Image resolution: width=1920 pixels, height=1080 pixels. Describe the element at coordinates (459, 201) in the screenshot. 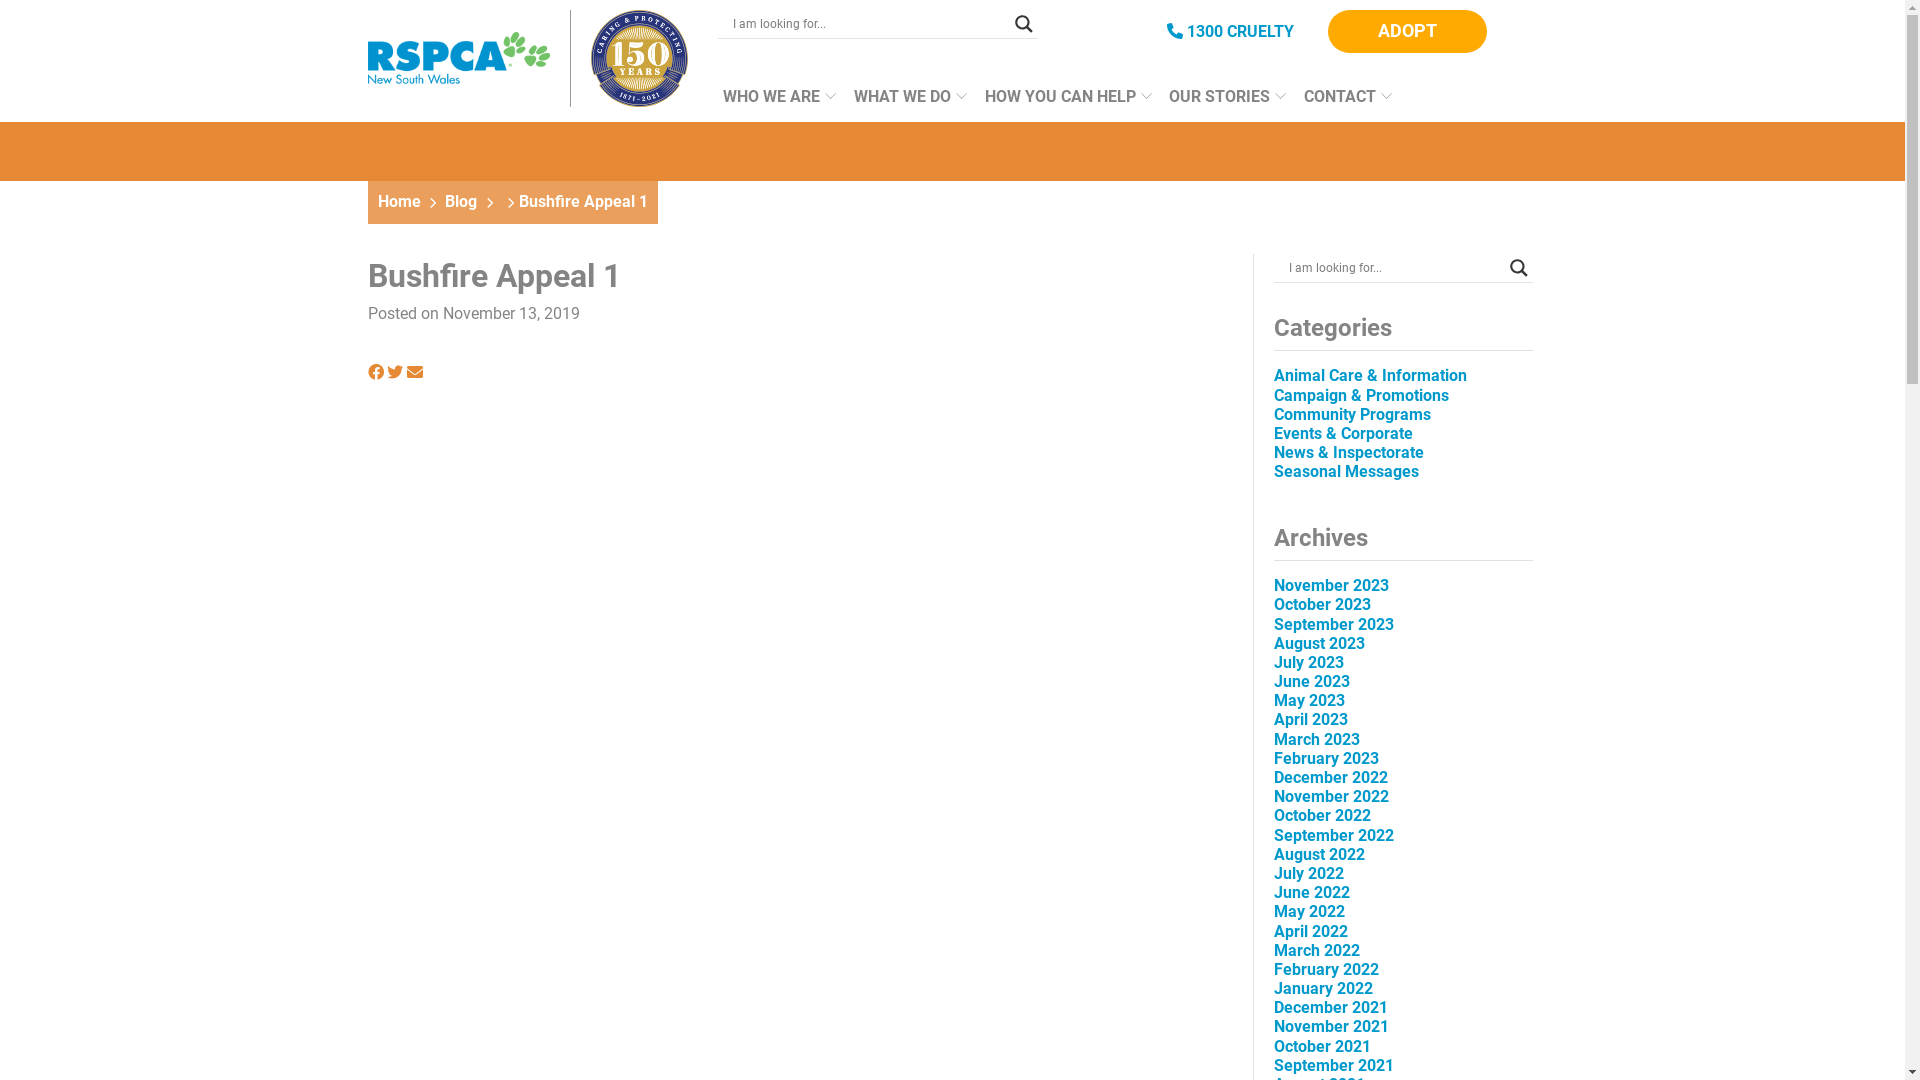

I see `'Blog'` at that location.